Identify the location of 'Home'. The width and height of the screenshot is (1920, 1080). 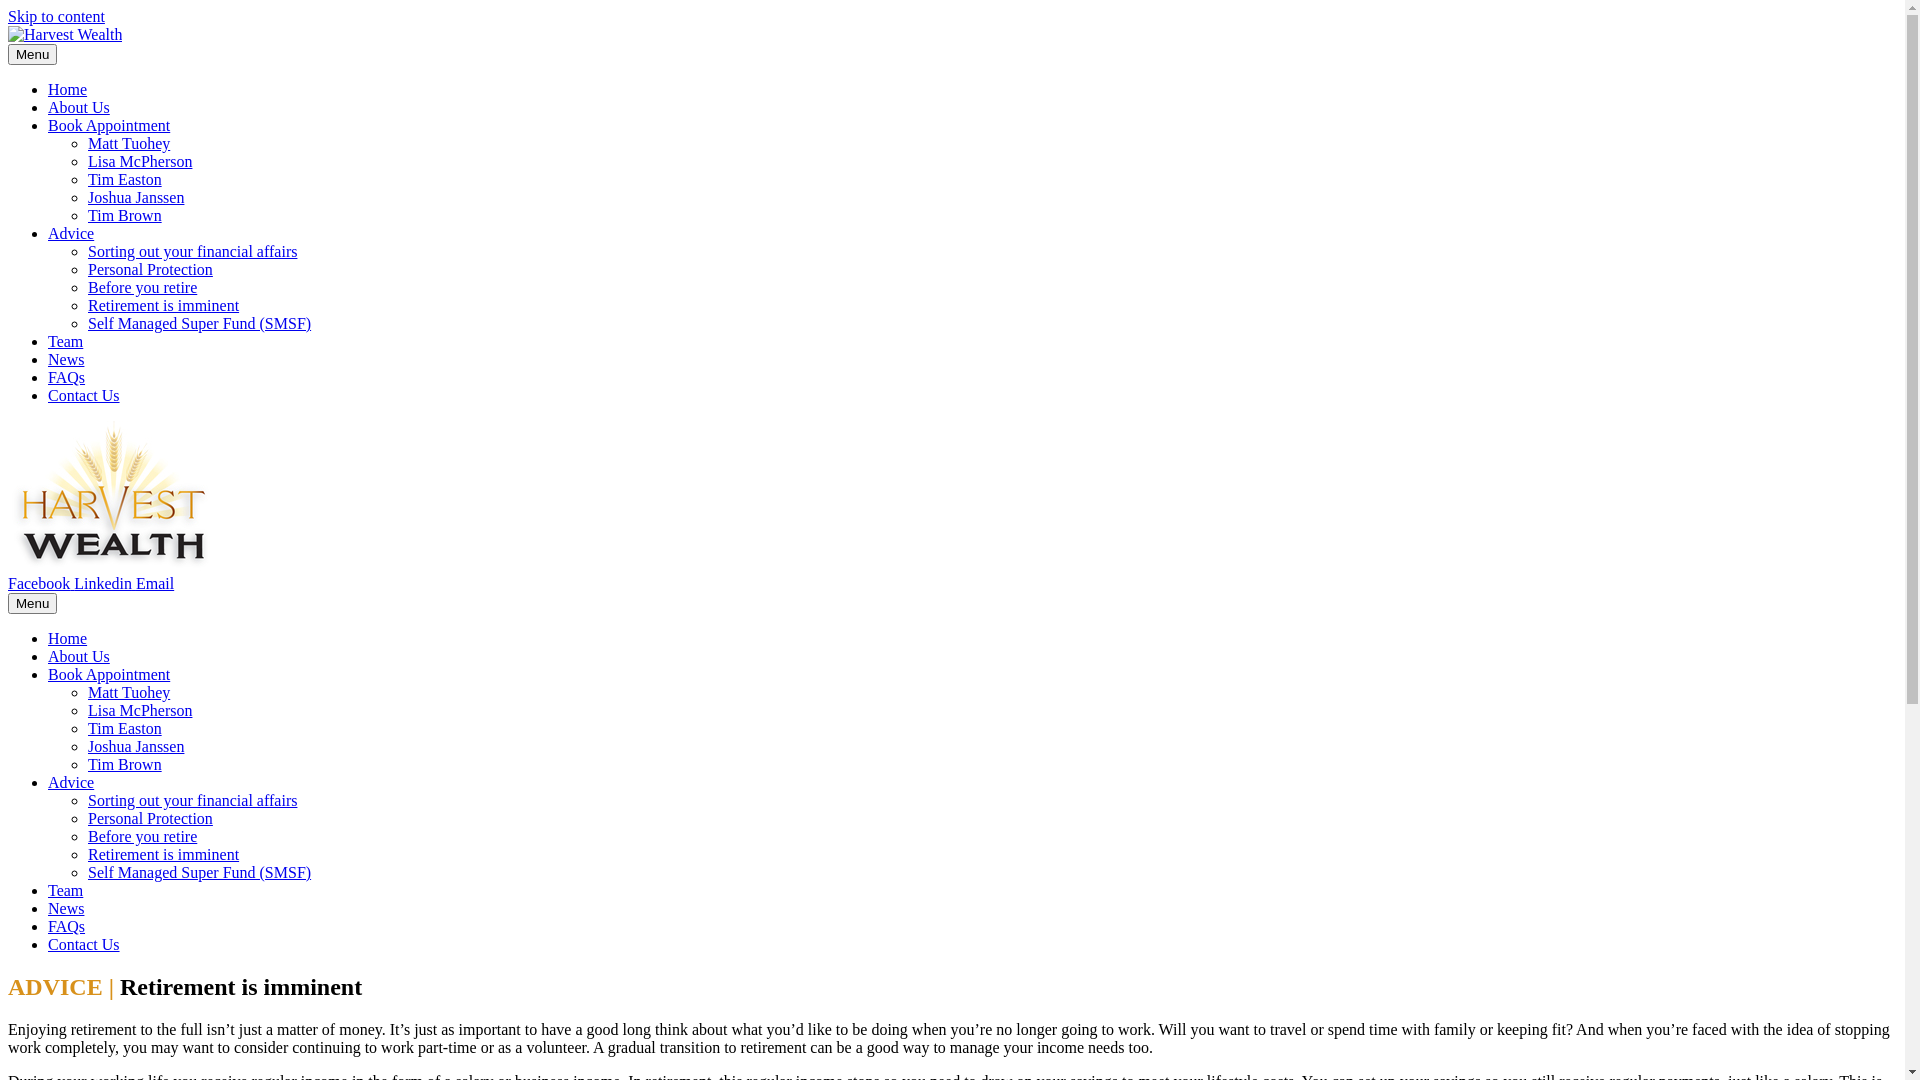
(67, 638).